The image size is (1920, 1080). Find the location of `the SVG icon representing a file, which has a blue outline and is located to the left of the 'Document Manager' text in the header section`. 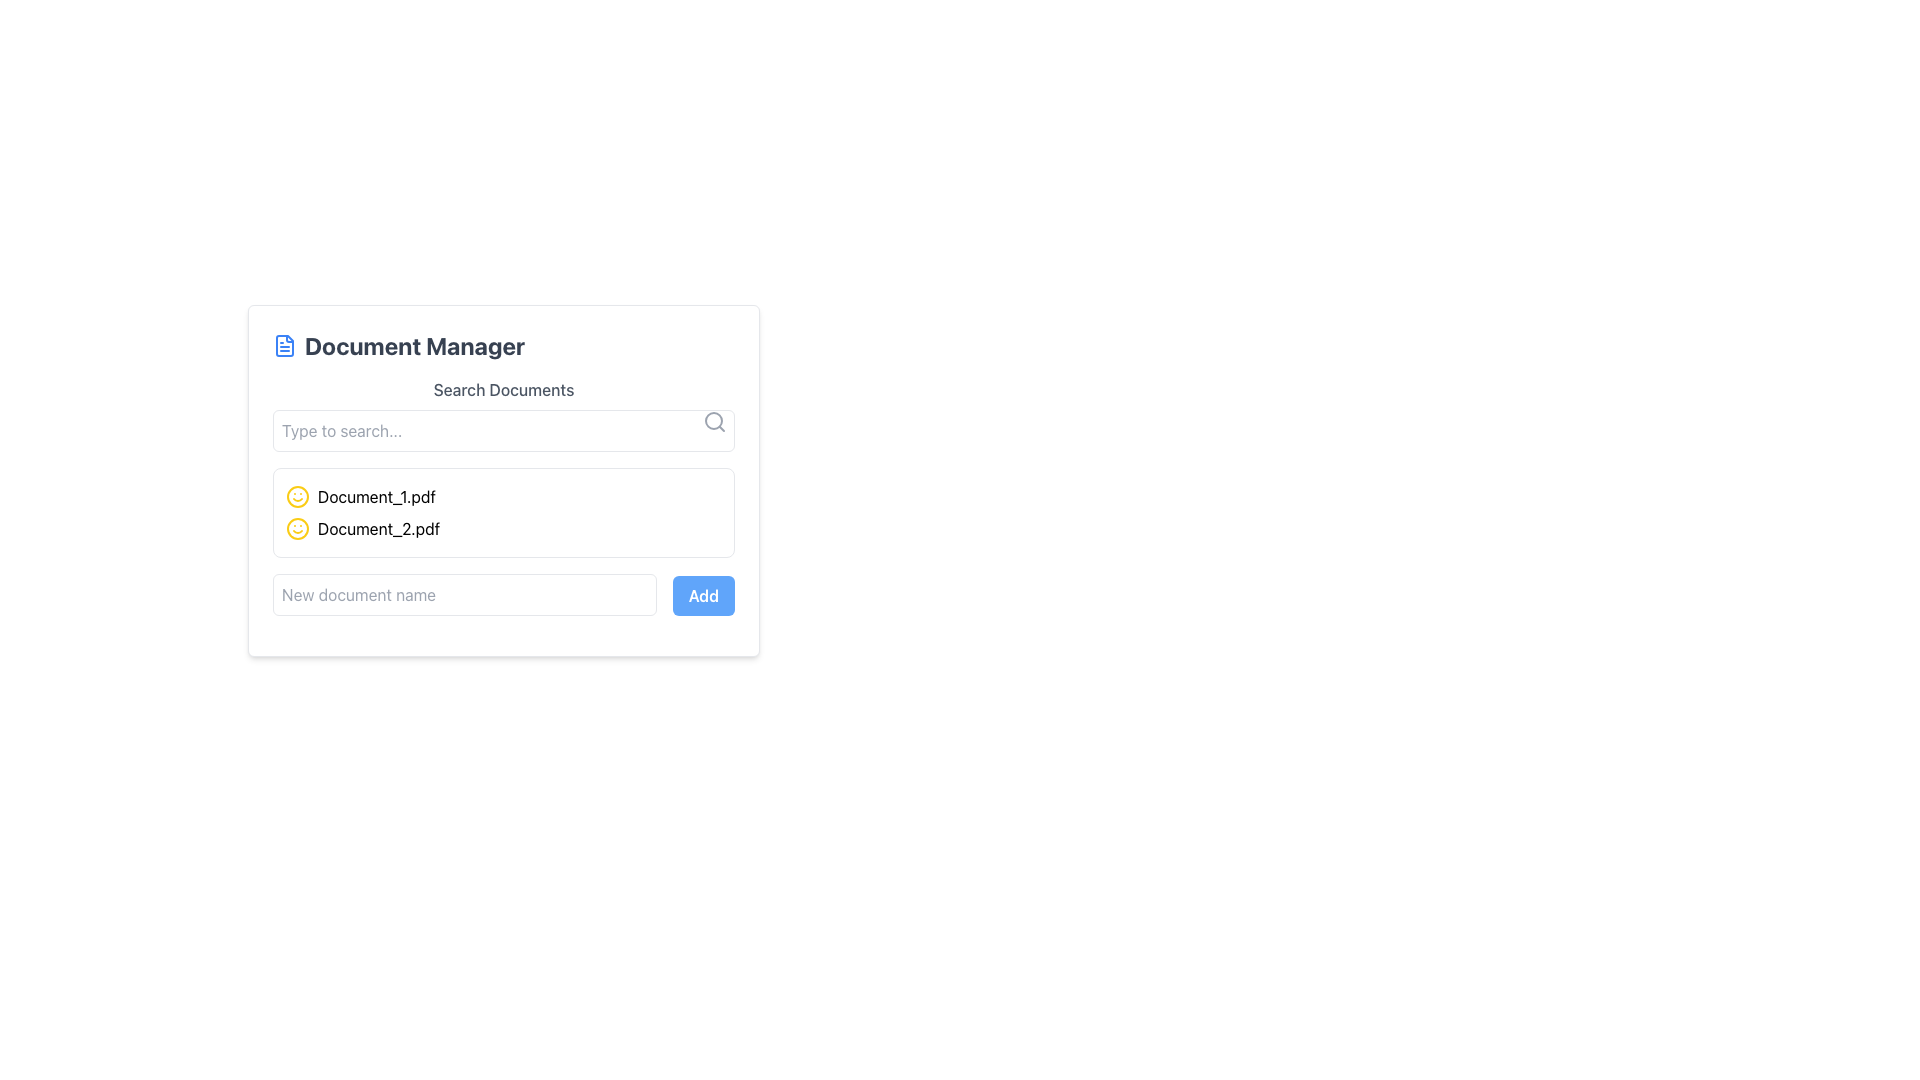

the SVG icon representing a file, which has a blue outline and is located to the left of the 'Document Manager' text in the header section is located at coordinates (283, 345).